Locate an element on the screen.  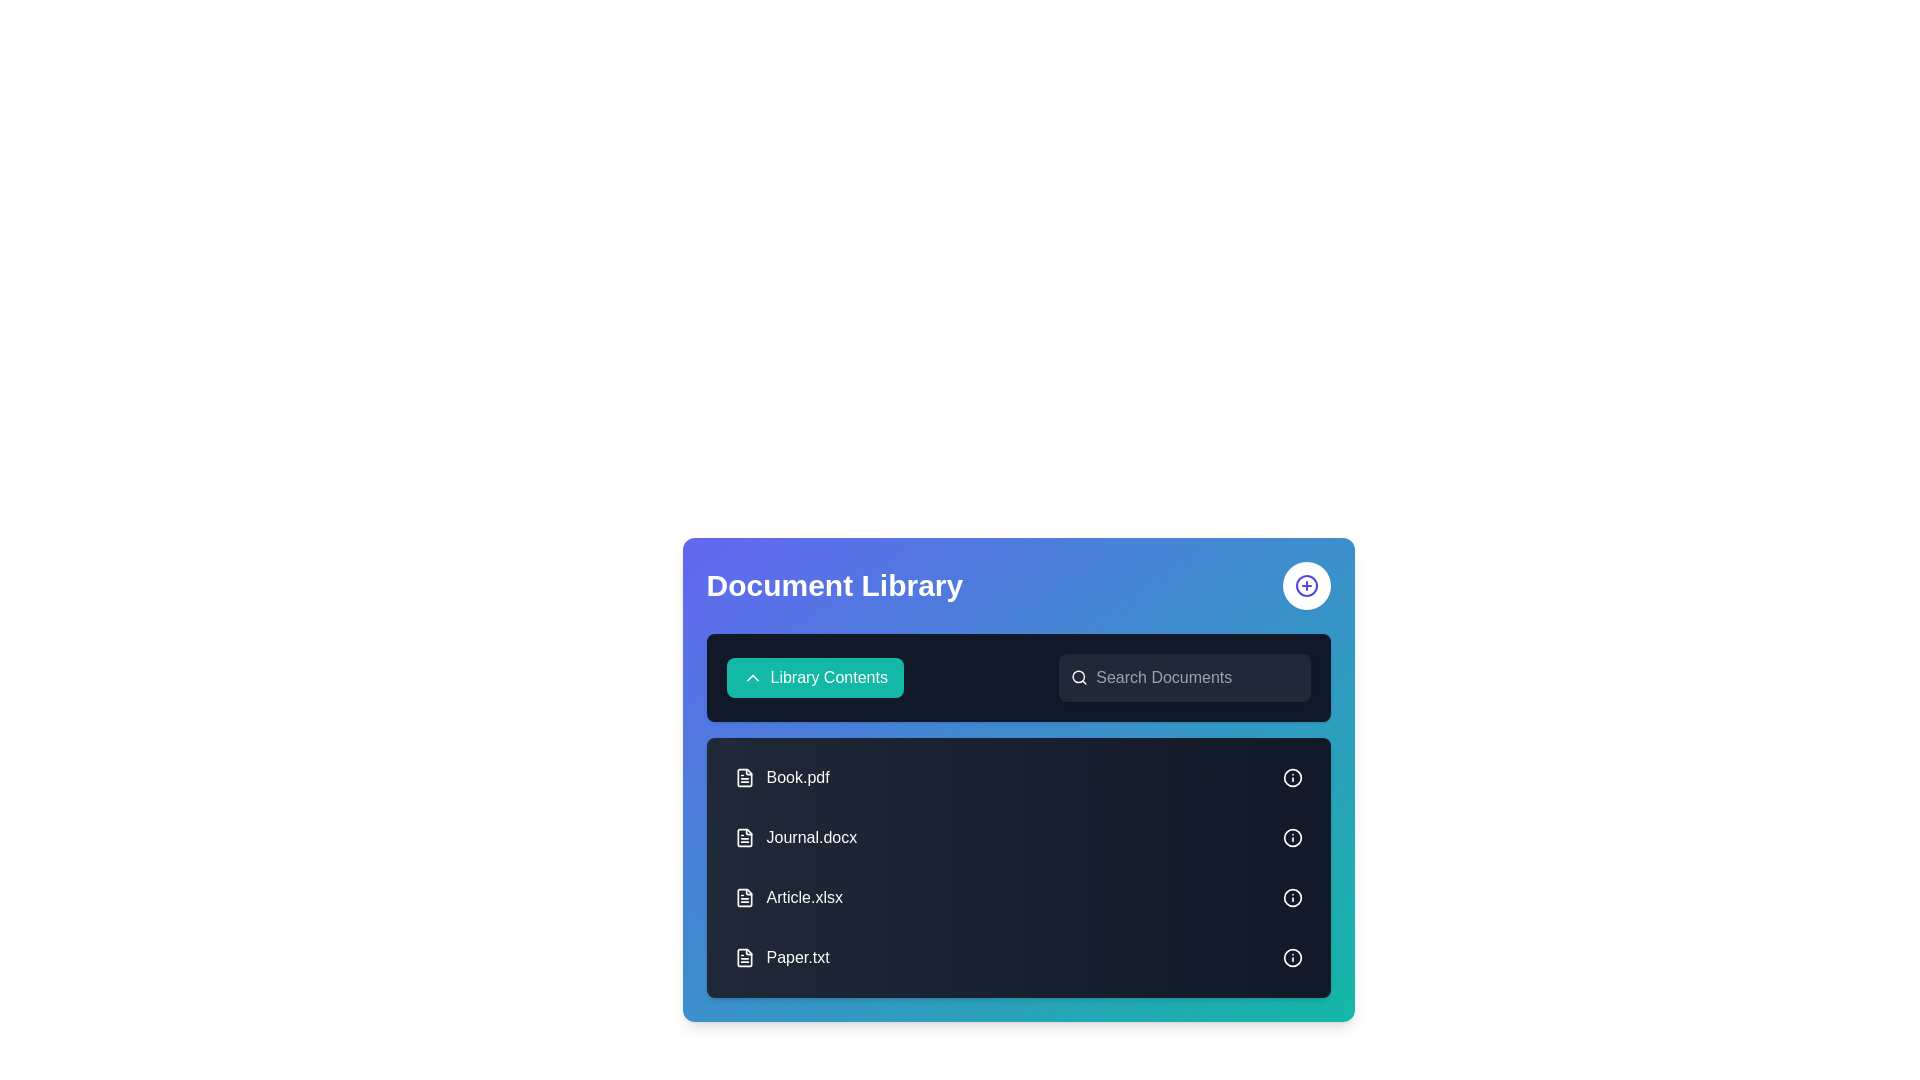
the circular information icon with an 'i' symbol that is displayed next to the document label 'Journal.docx' in the Document Library is located at coordinates (1292, 837).